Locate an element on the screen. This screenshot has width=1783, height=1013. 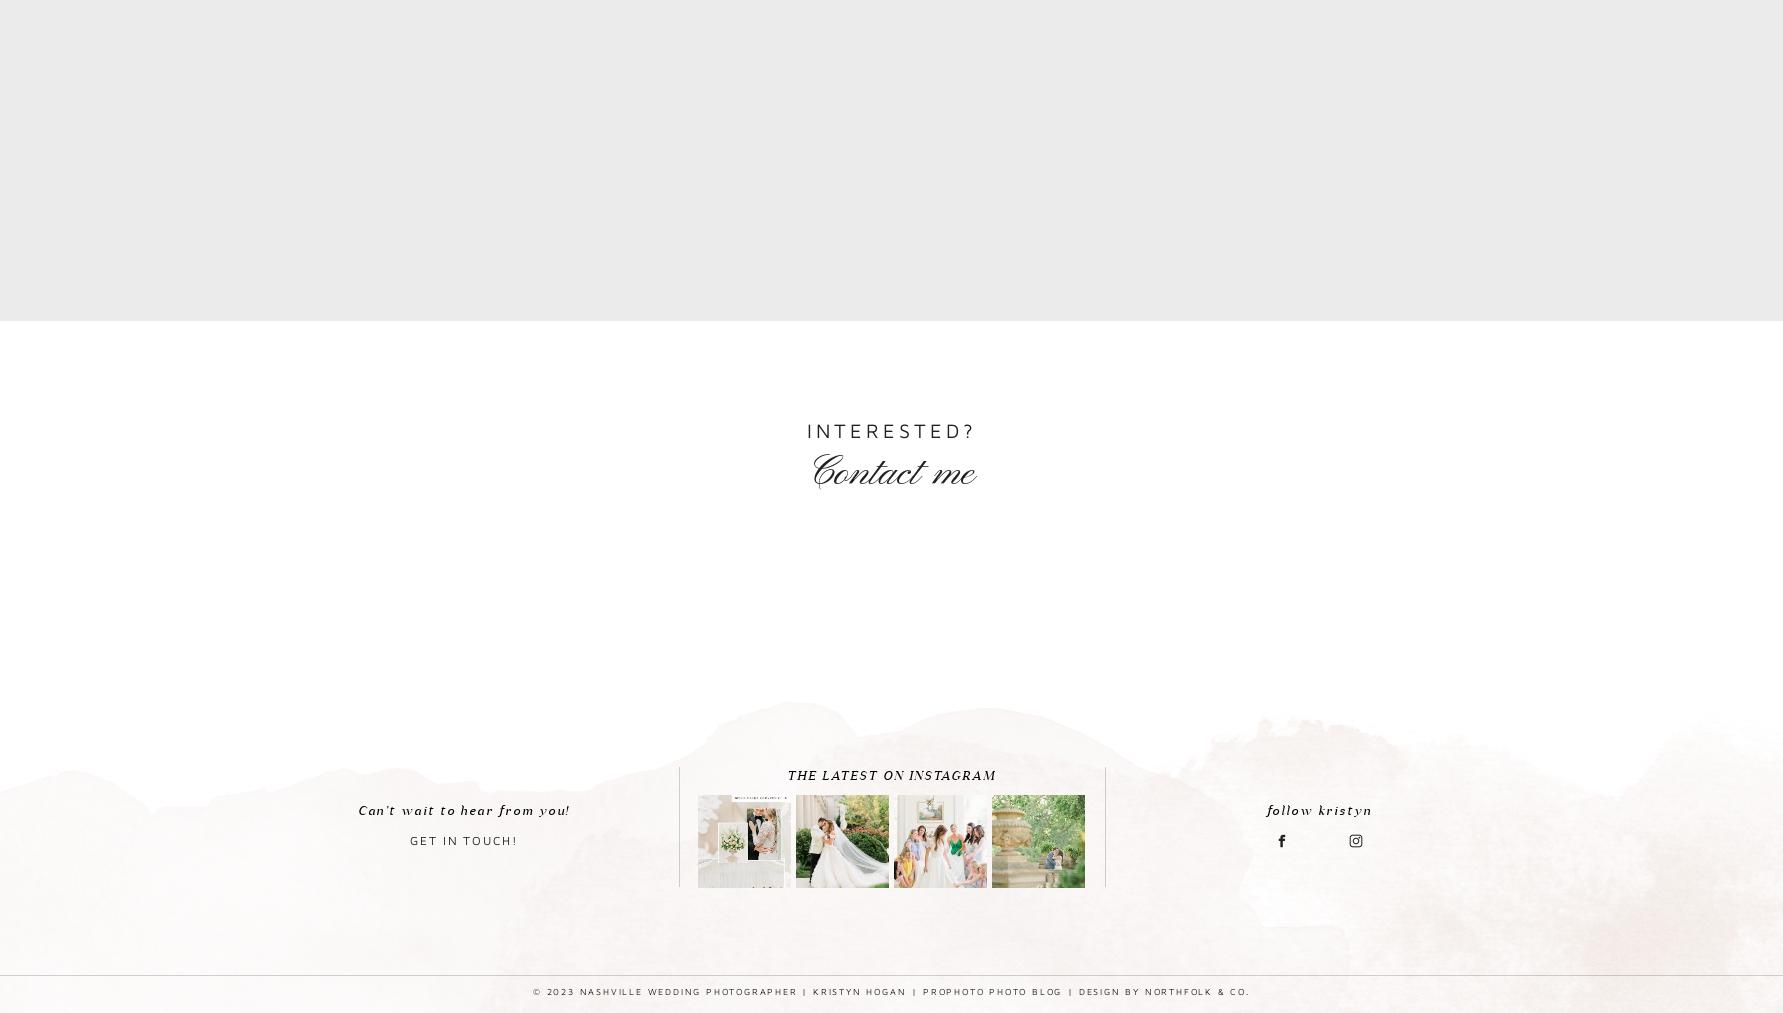
'GET IN TOUCH!' is located at coordinates (463, 839).